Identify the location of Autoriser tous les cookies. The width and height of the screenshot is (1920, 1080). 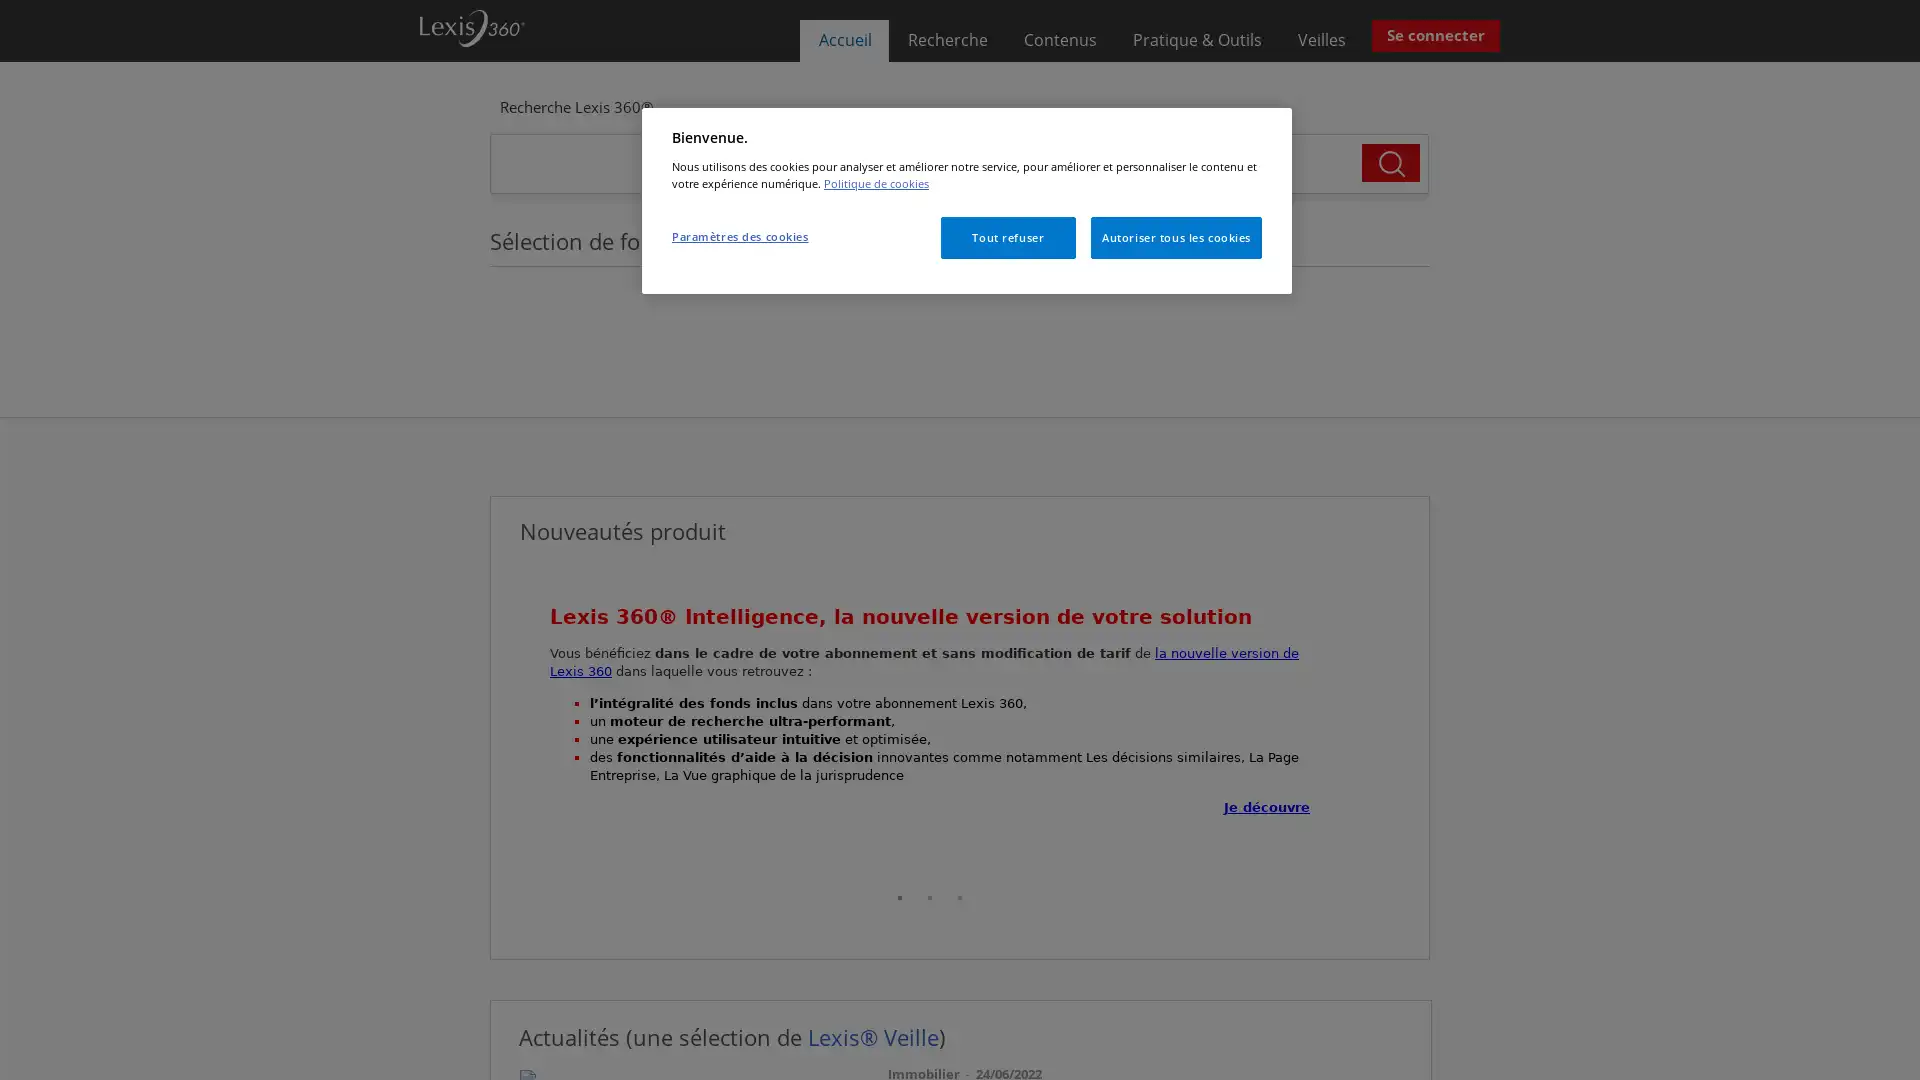
(1176, 235).